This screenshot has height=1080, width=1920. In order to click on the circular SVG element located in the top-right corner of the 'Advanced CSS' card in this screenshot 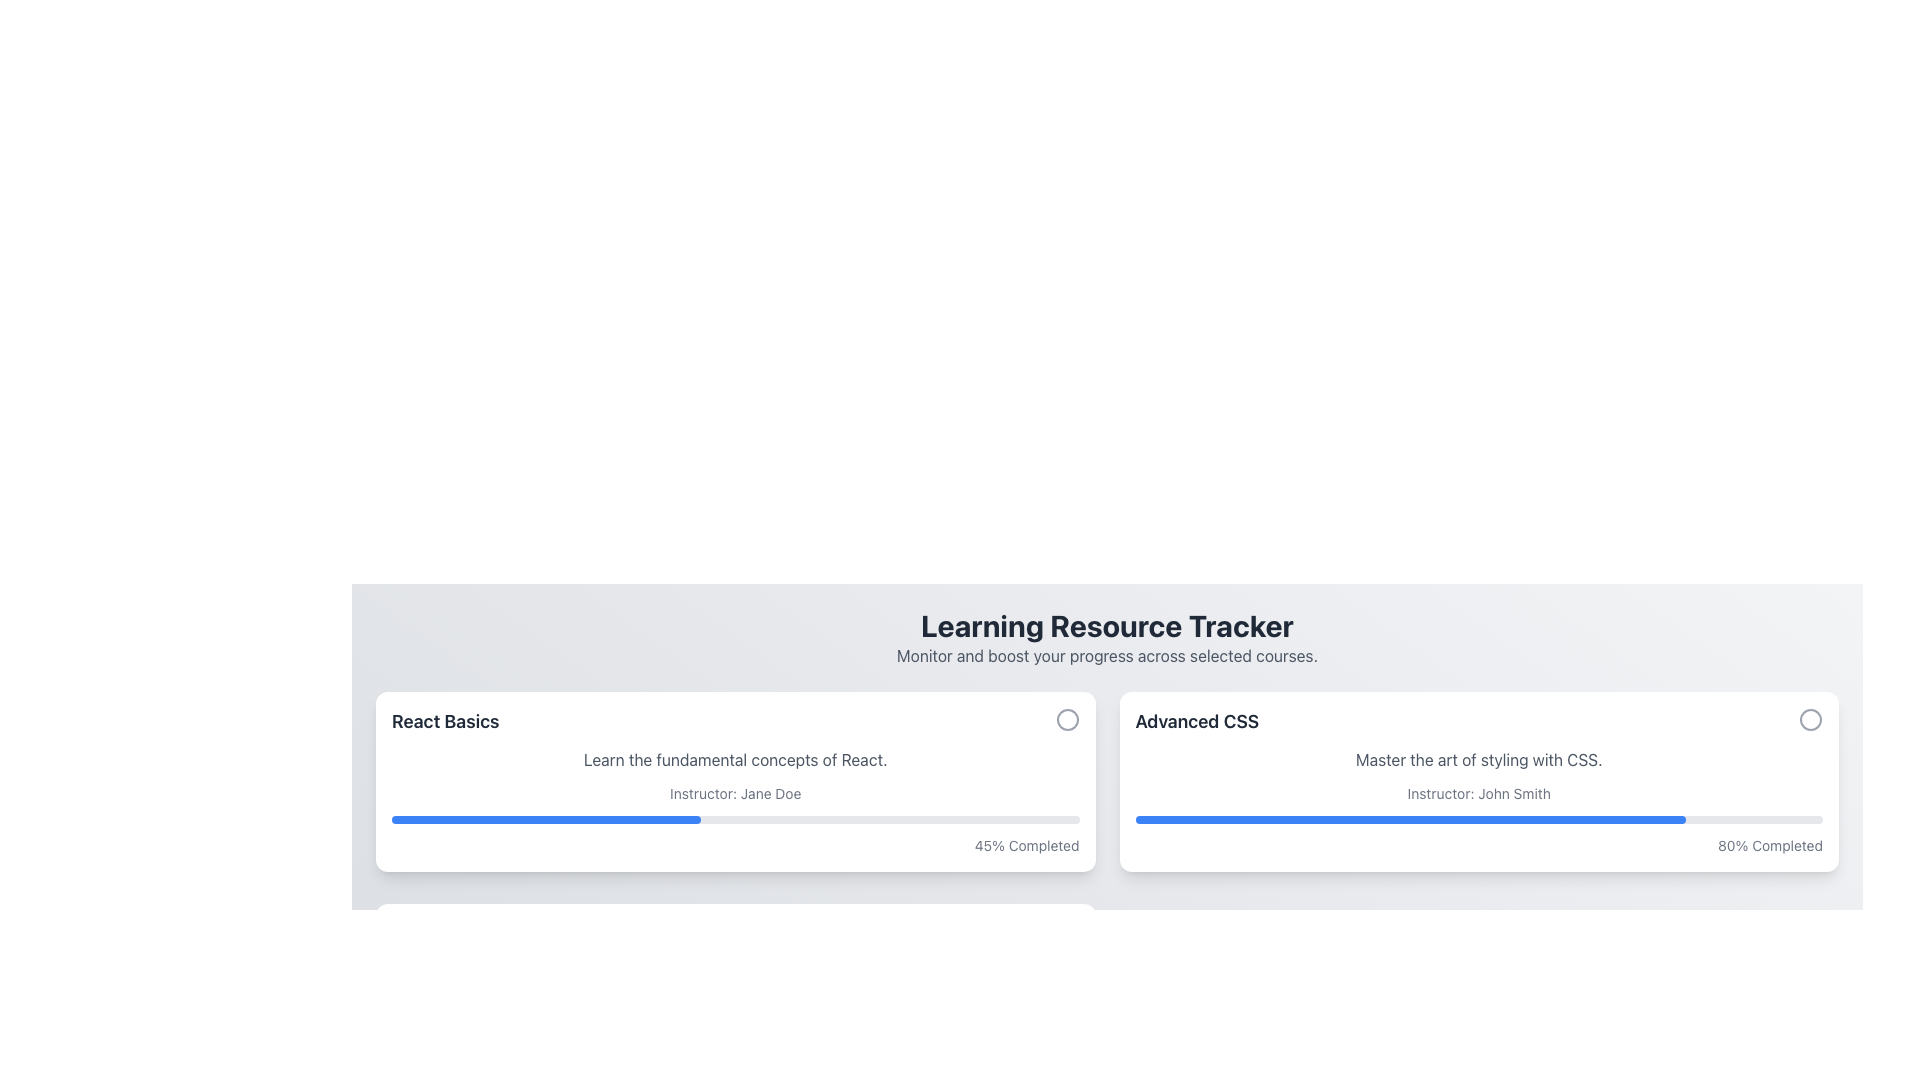, I will do `click(1810, 720)`.